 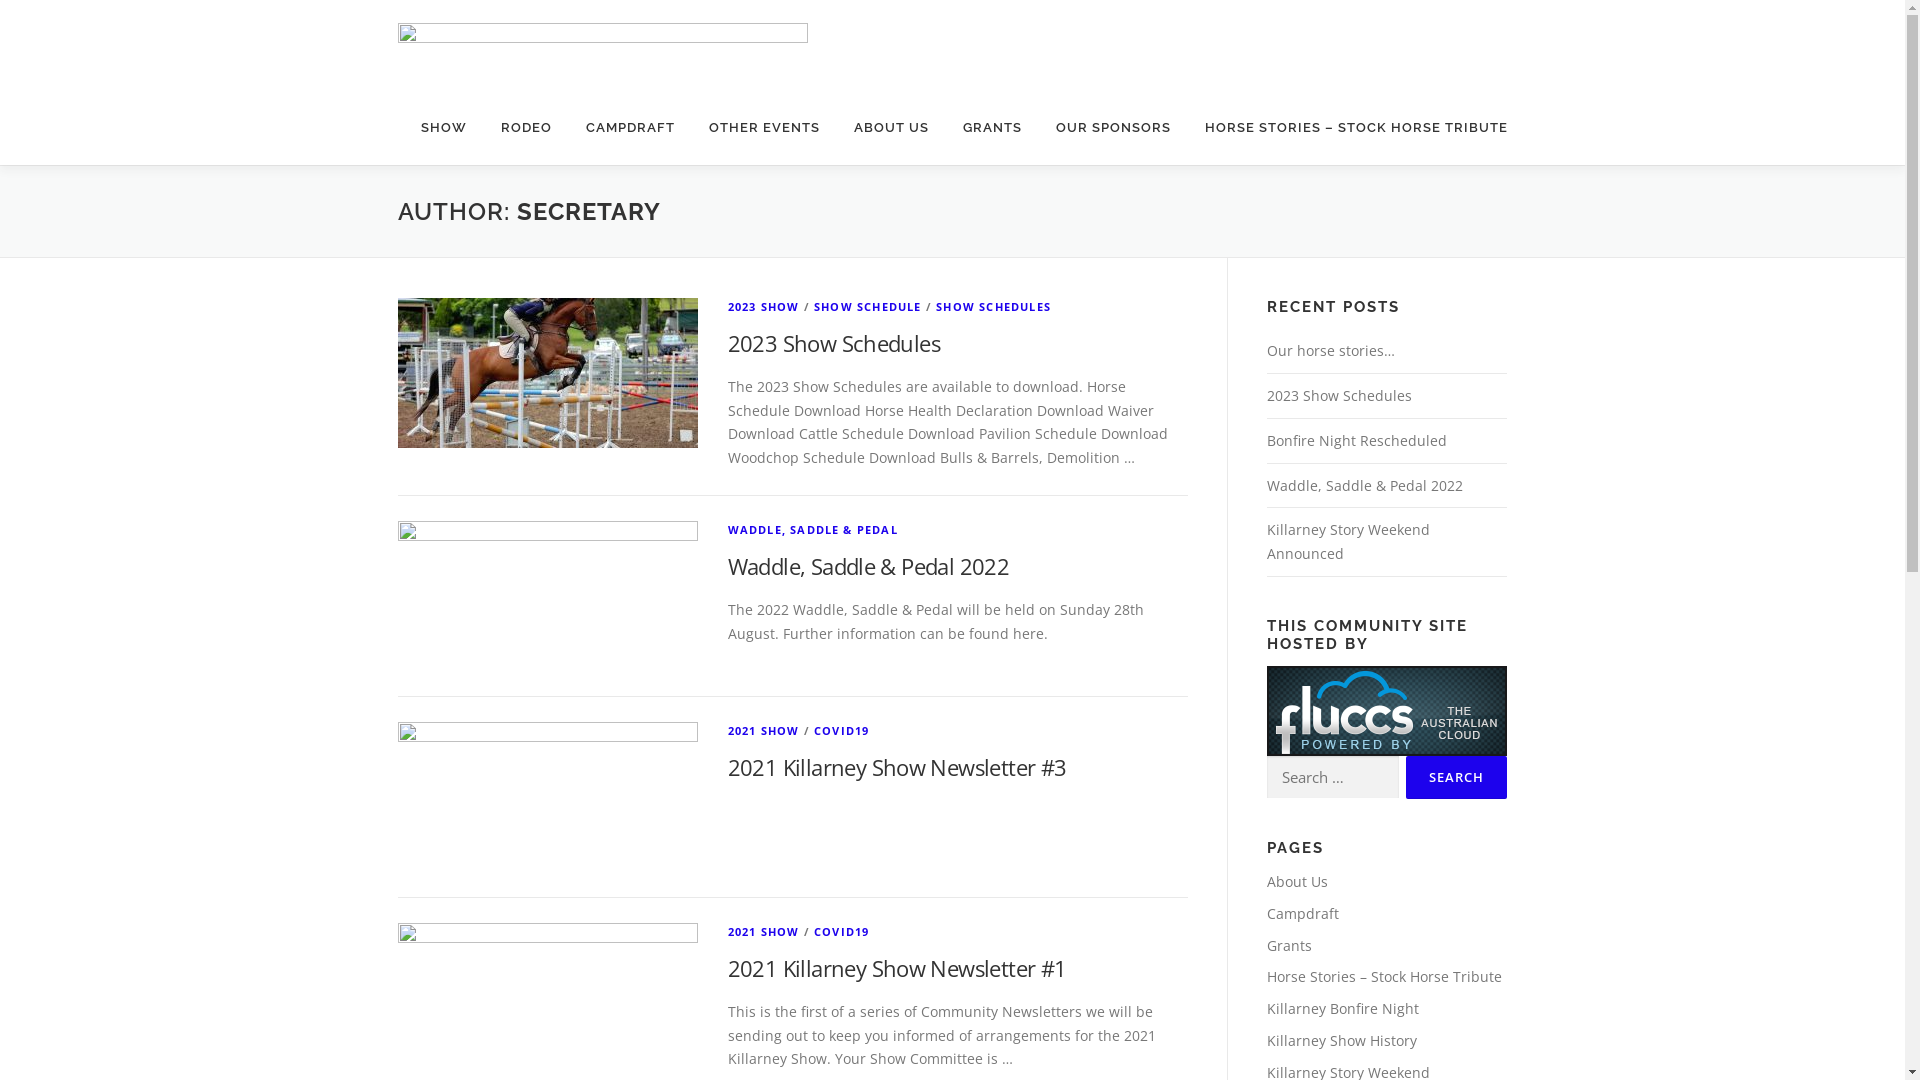 What do you see at coordinates (1296, 880) in the screenshot?
I see `'About Us'` at bounding box center [1296, 880].